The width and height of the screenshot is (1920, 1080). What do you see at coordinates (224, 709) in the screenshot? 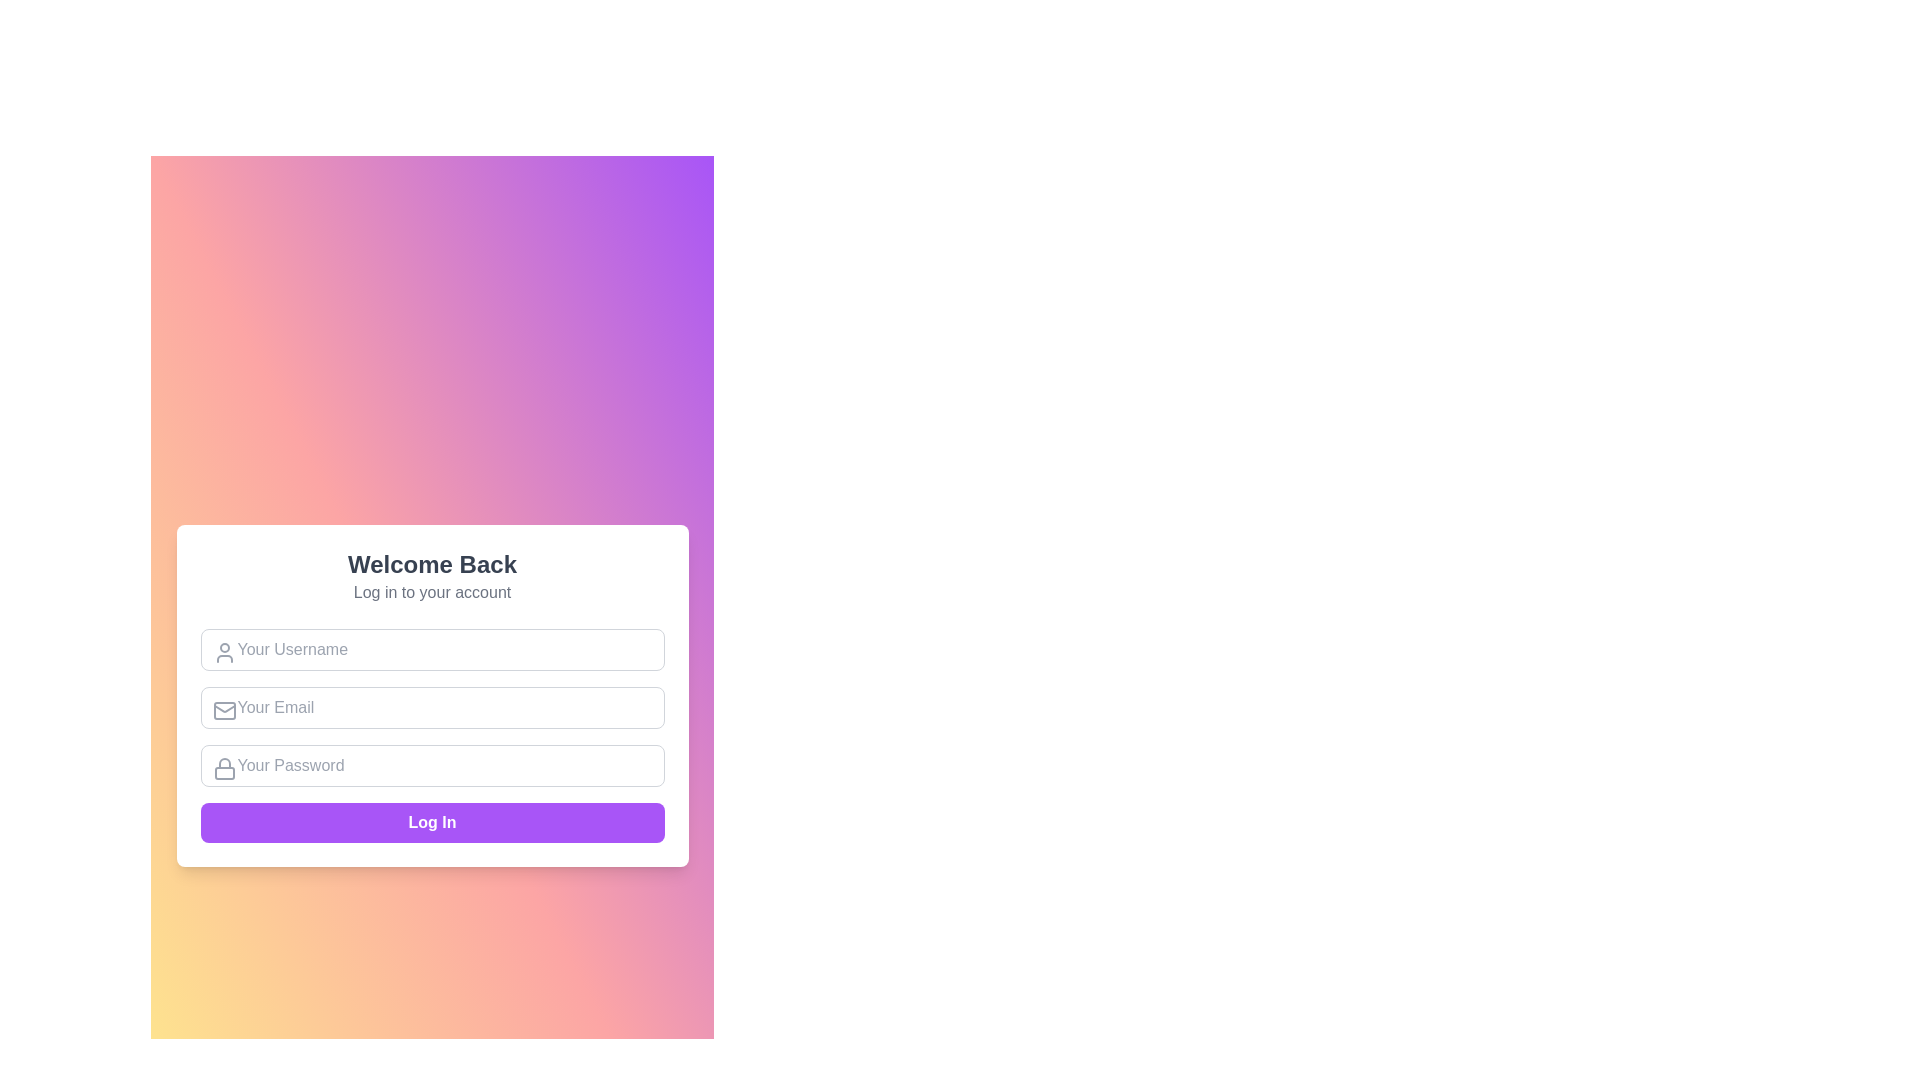
I see `the decorative SVG rectangle that is part of the mail icon, located in the left segment of the email input field labeled 'Your Email'` at bounding box center [224, 709].